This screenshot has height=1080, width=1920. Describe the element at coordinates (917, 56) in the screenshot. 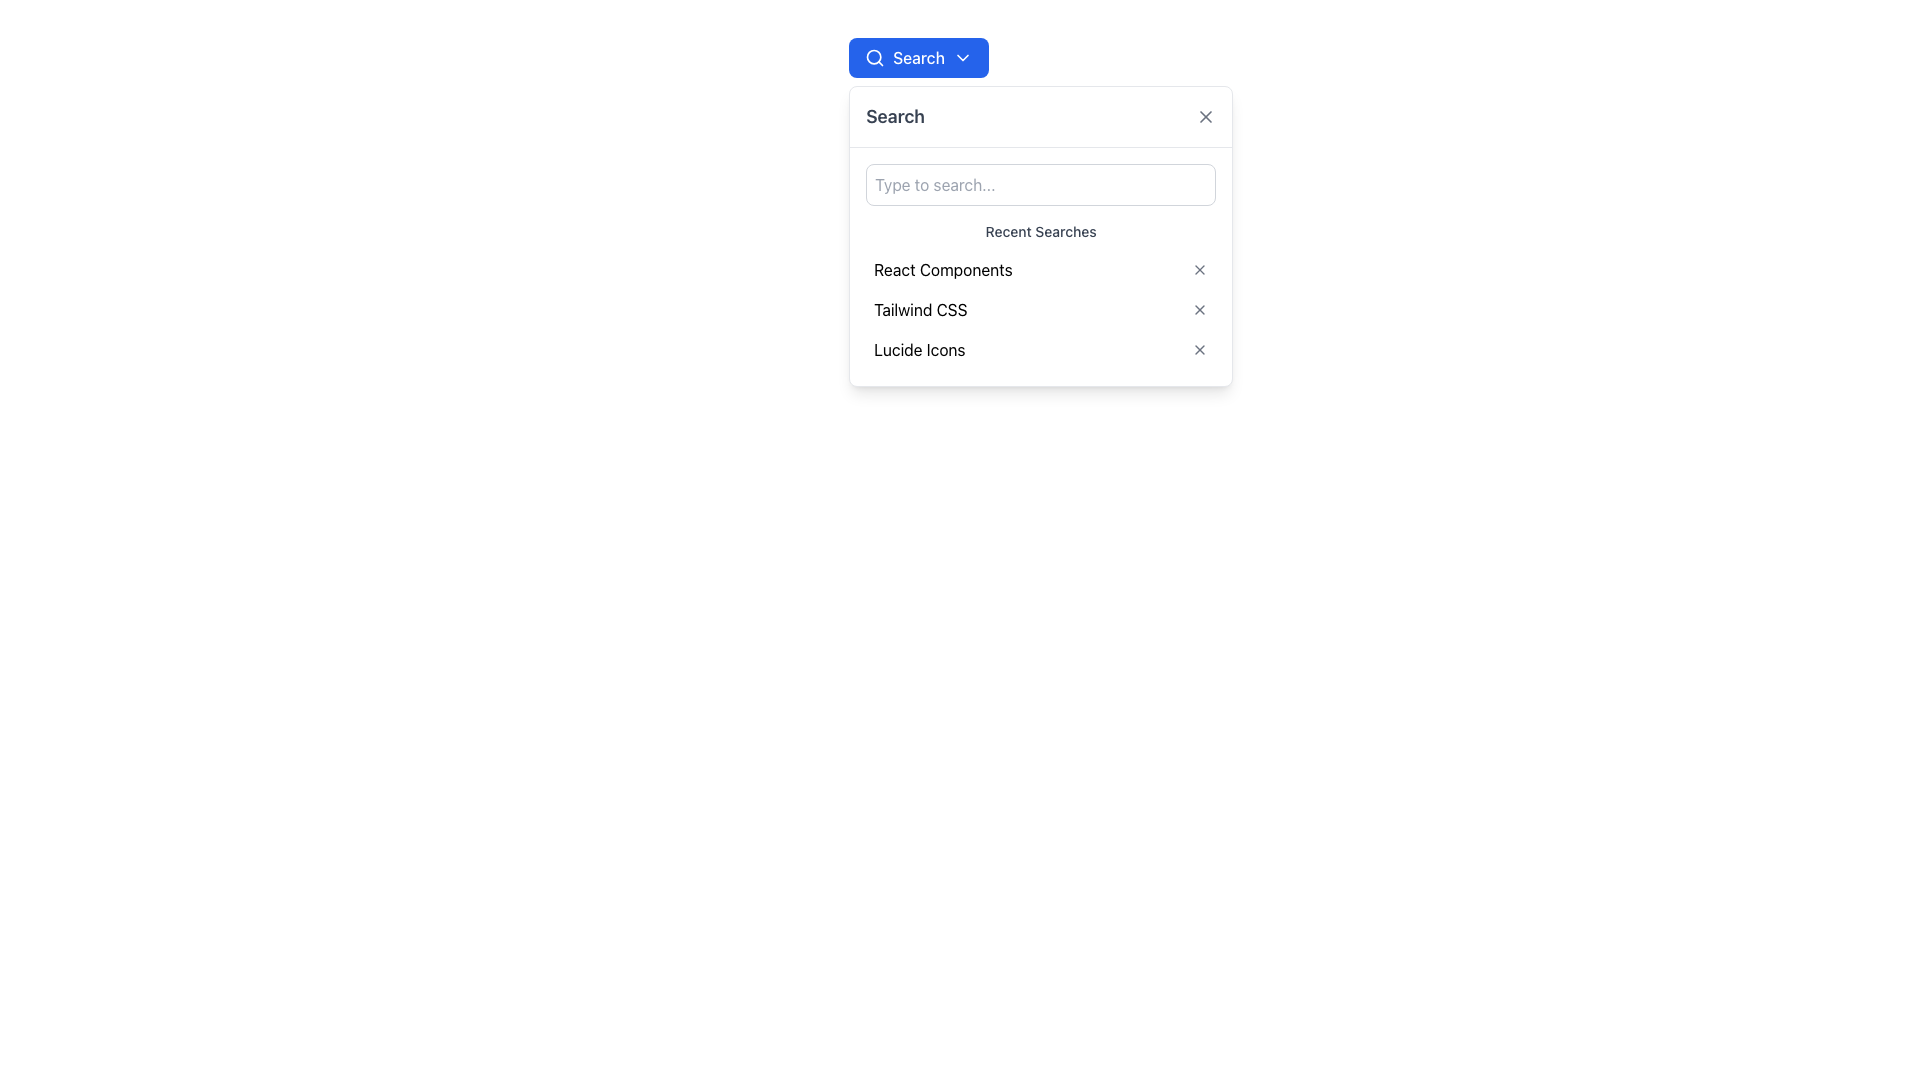

I see `the toggle button for the dropdown menu to observe the hover effects` at that location.